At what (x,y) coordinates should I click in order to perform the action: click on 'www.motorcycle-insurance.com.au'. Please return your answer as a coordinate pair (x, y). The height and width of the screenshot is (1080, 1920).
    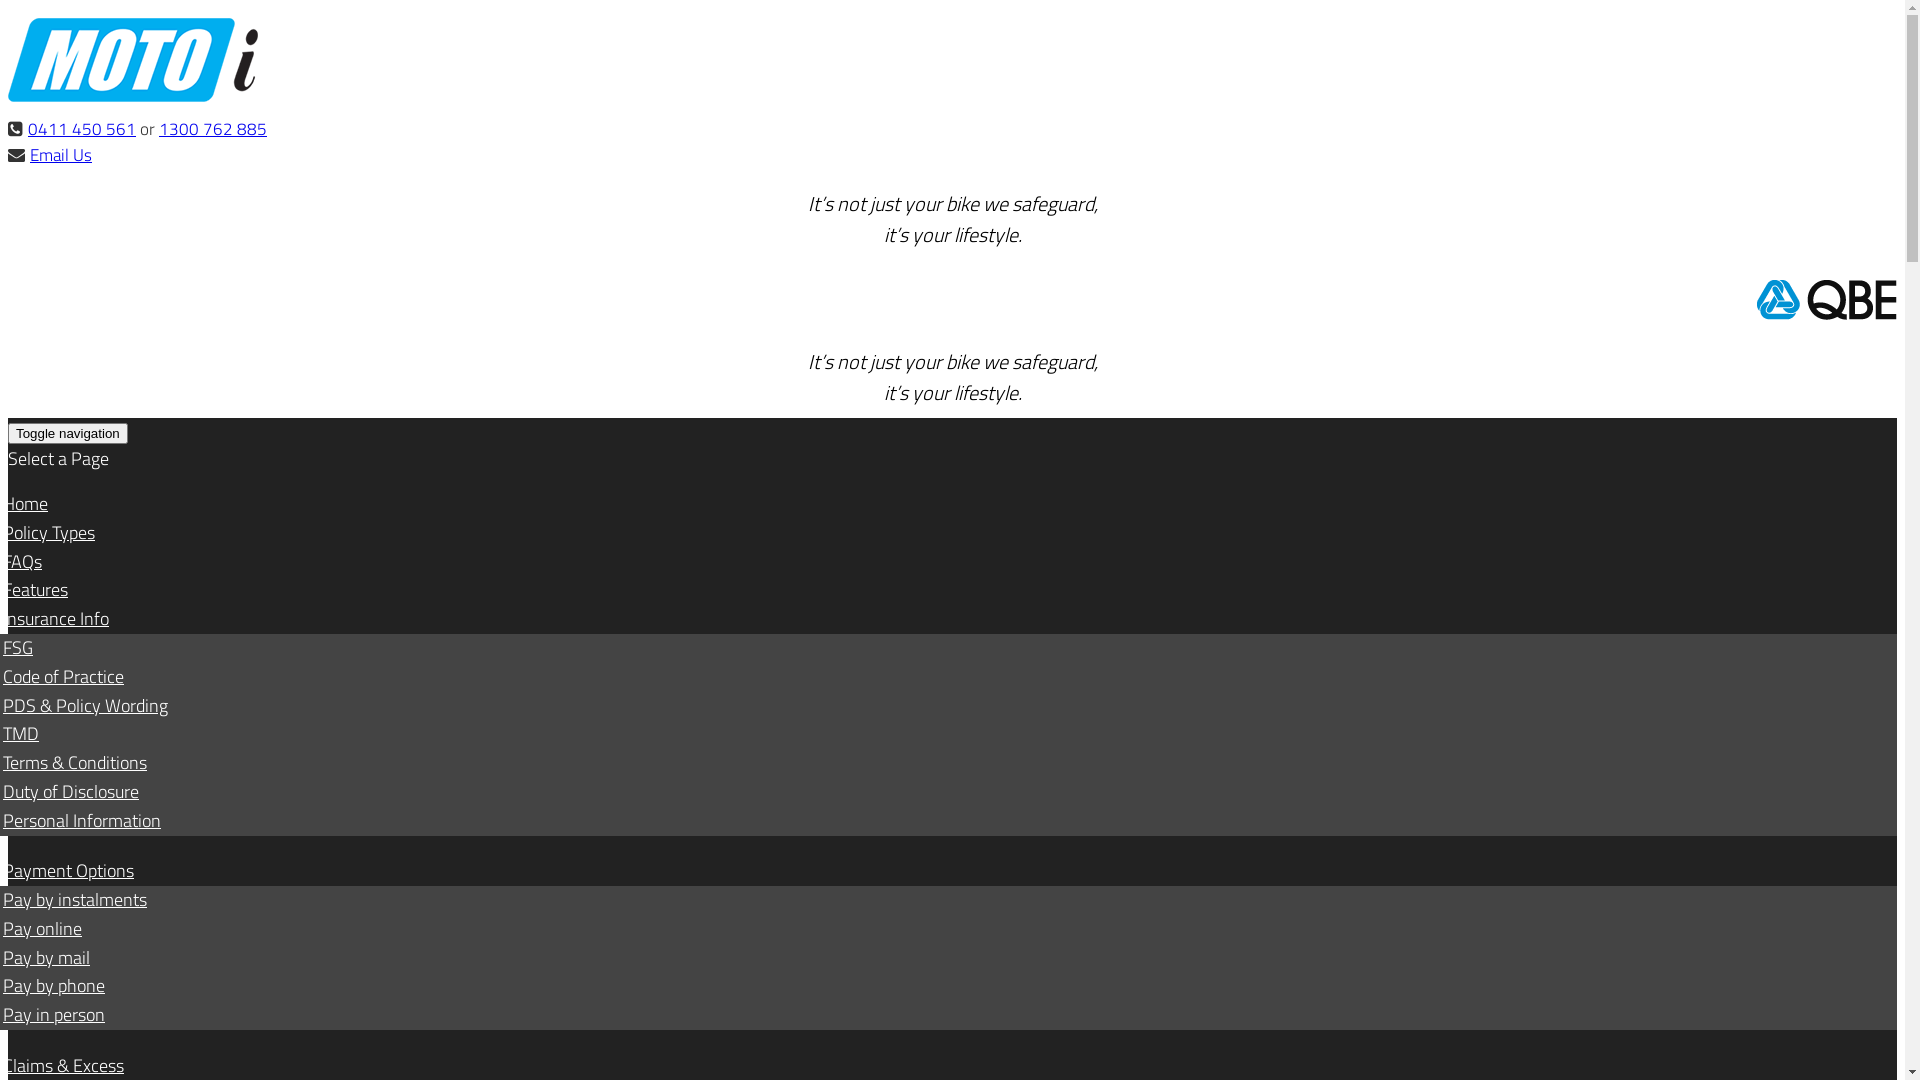
    Looking at the image, I should click on (132, 96).